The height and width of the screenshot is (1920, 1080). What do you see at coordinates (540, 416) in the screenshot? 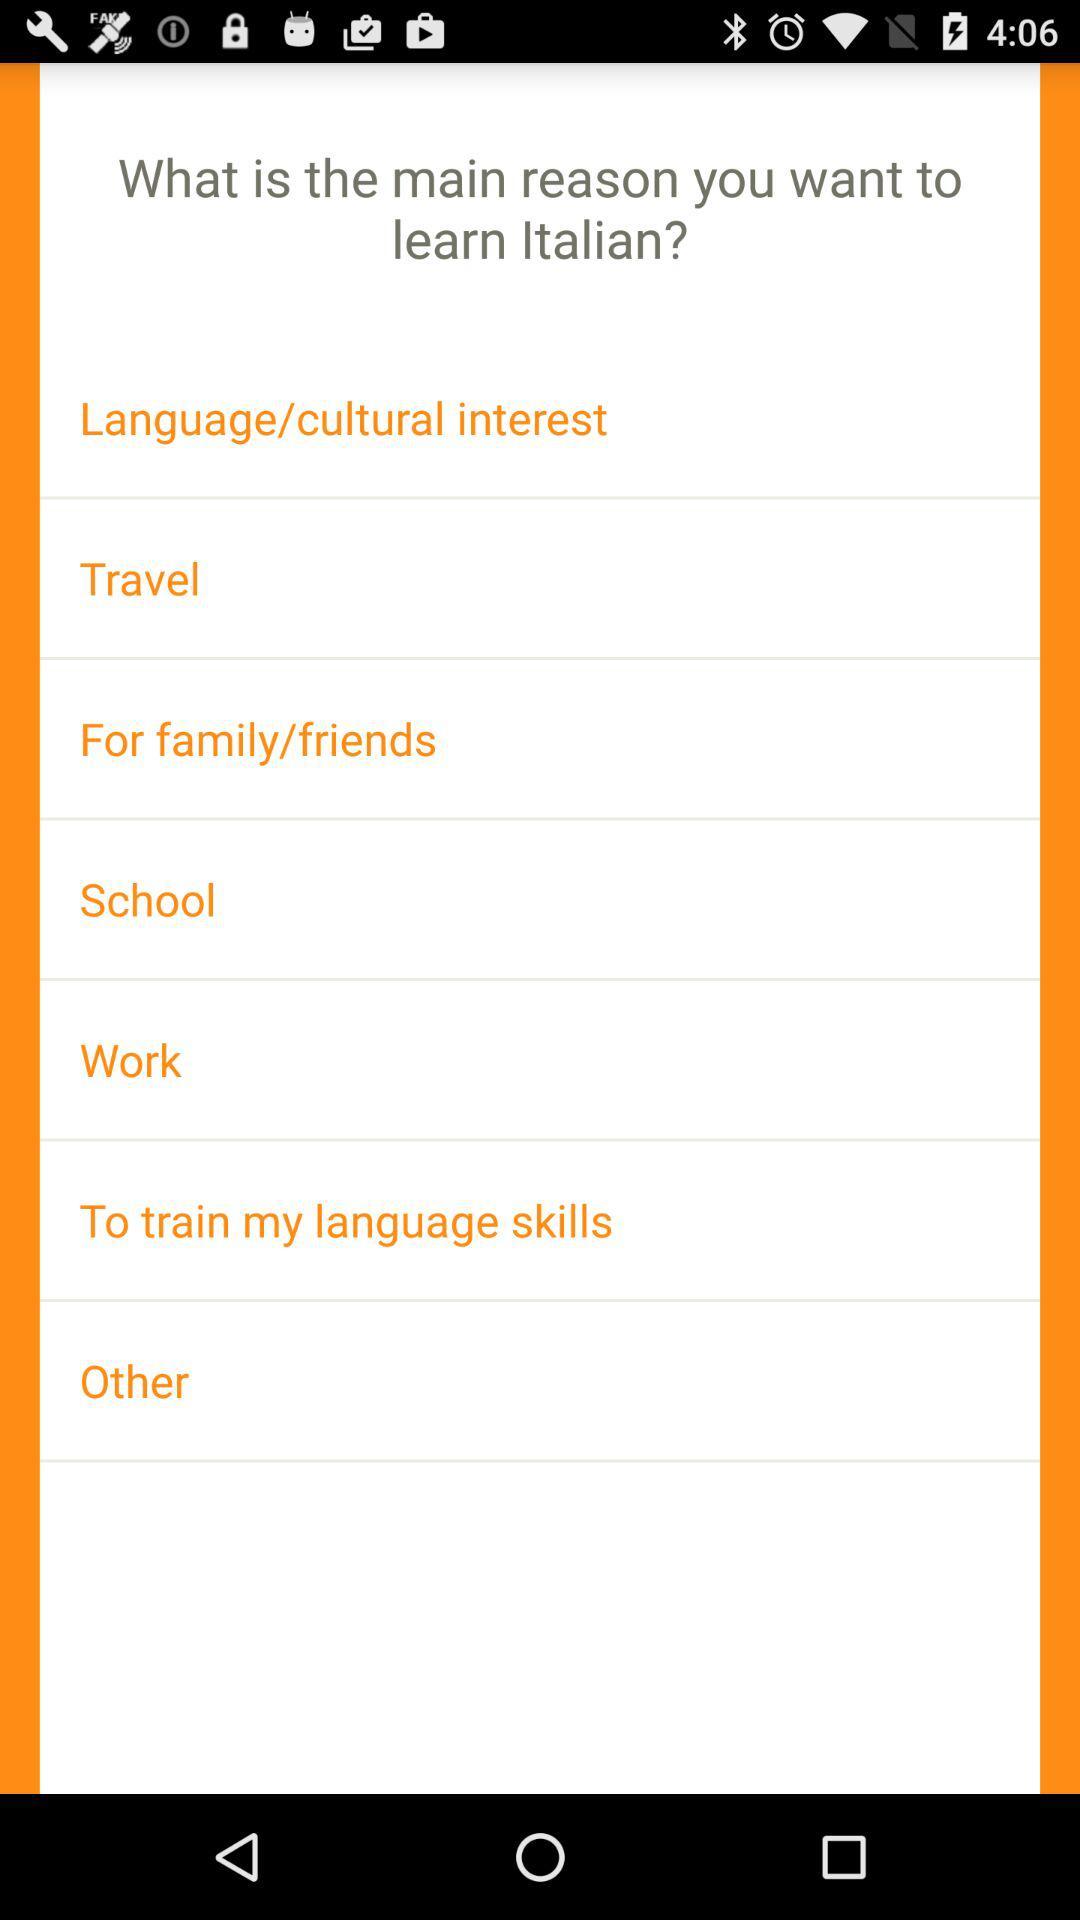
I see `the language/cultural interest icon` at bounding box center [540, 416].